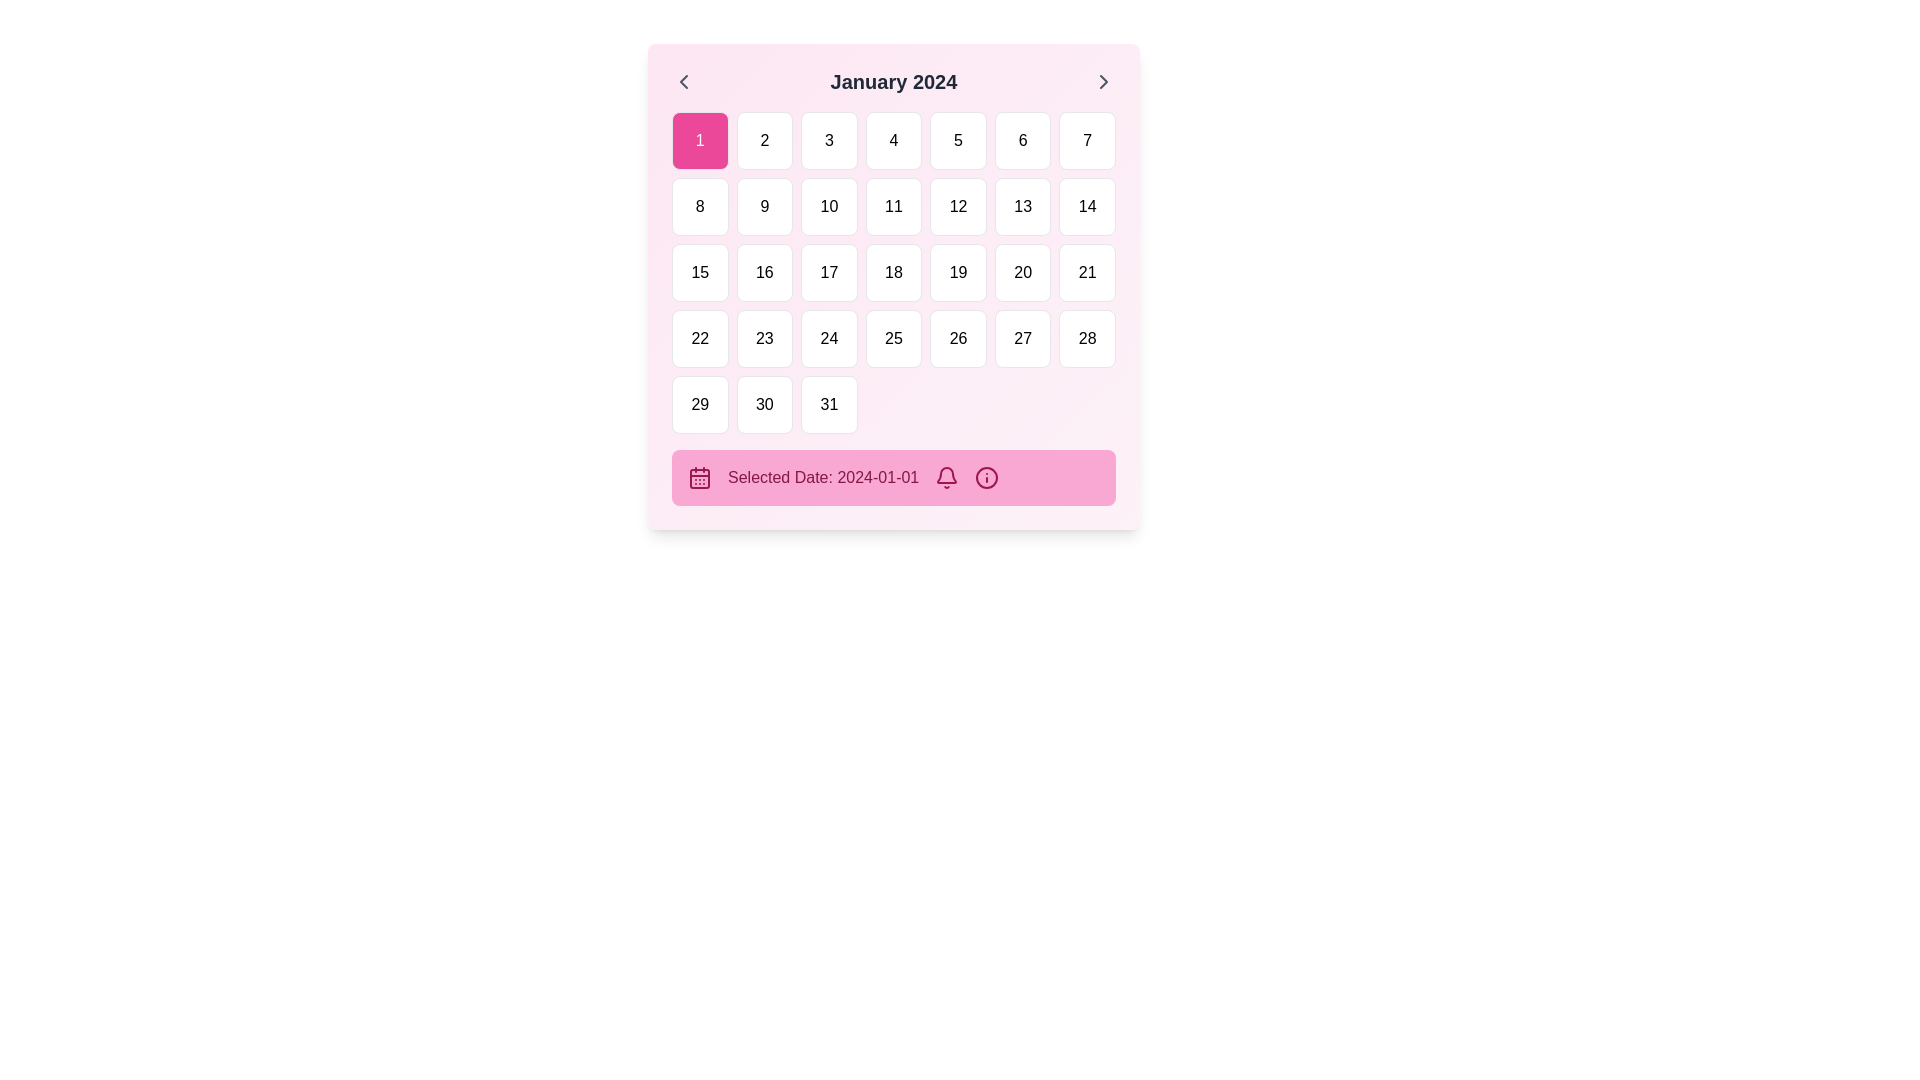  What do you see at coordinates (684, 80) in the screenshot?
I see `the button that navigates to the previous month in the calendar, located to the far left of the header displaying 'January 2024'` at bounding box center [684, 80].